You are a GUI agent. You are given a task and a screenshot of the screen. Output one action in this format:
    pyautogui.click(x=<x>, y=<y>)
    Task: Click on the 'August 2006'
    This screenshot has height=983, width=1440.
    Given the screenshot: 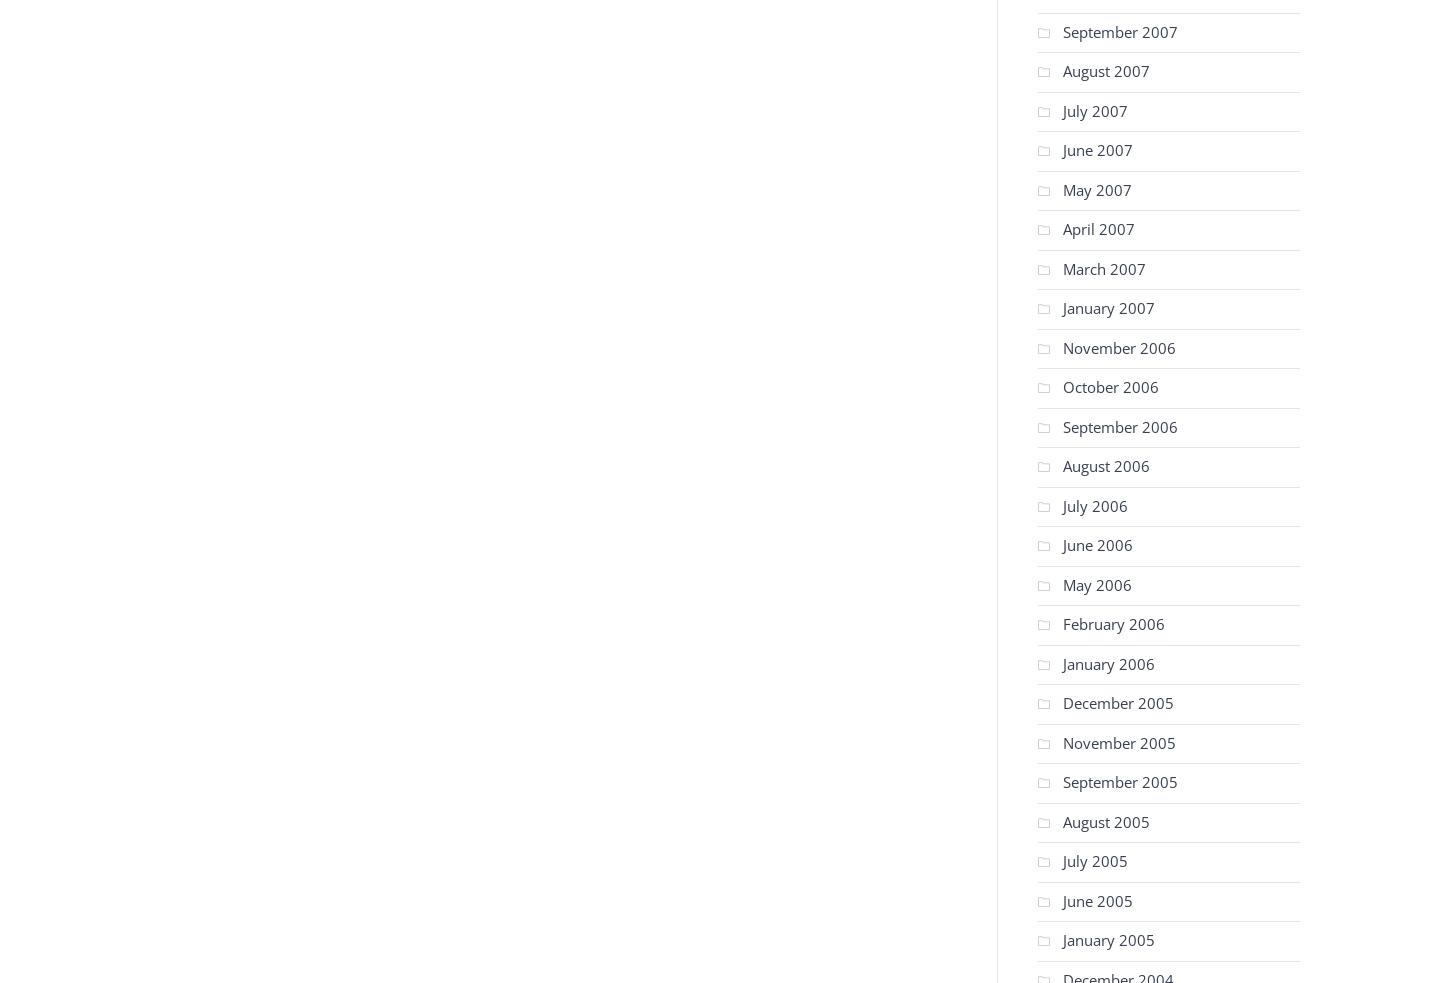 What is the action you would take?
    pyautogui.click(x=1105, y=465)
    